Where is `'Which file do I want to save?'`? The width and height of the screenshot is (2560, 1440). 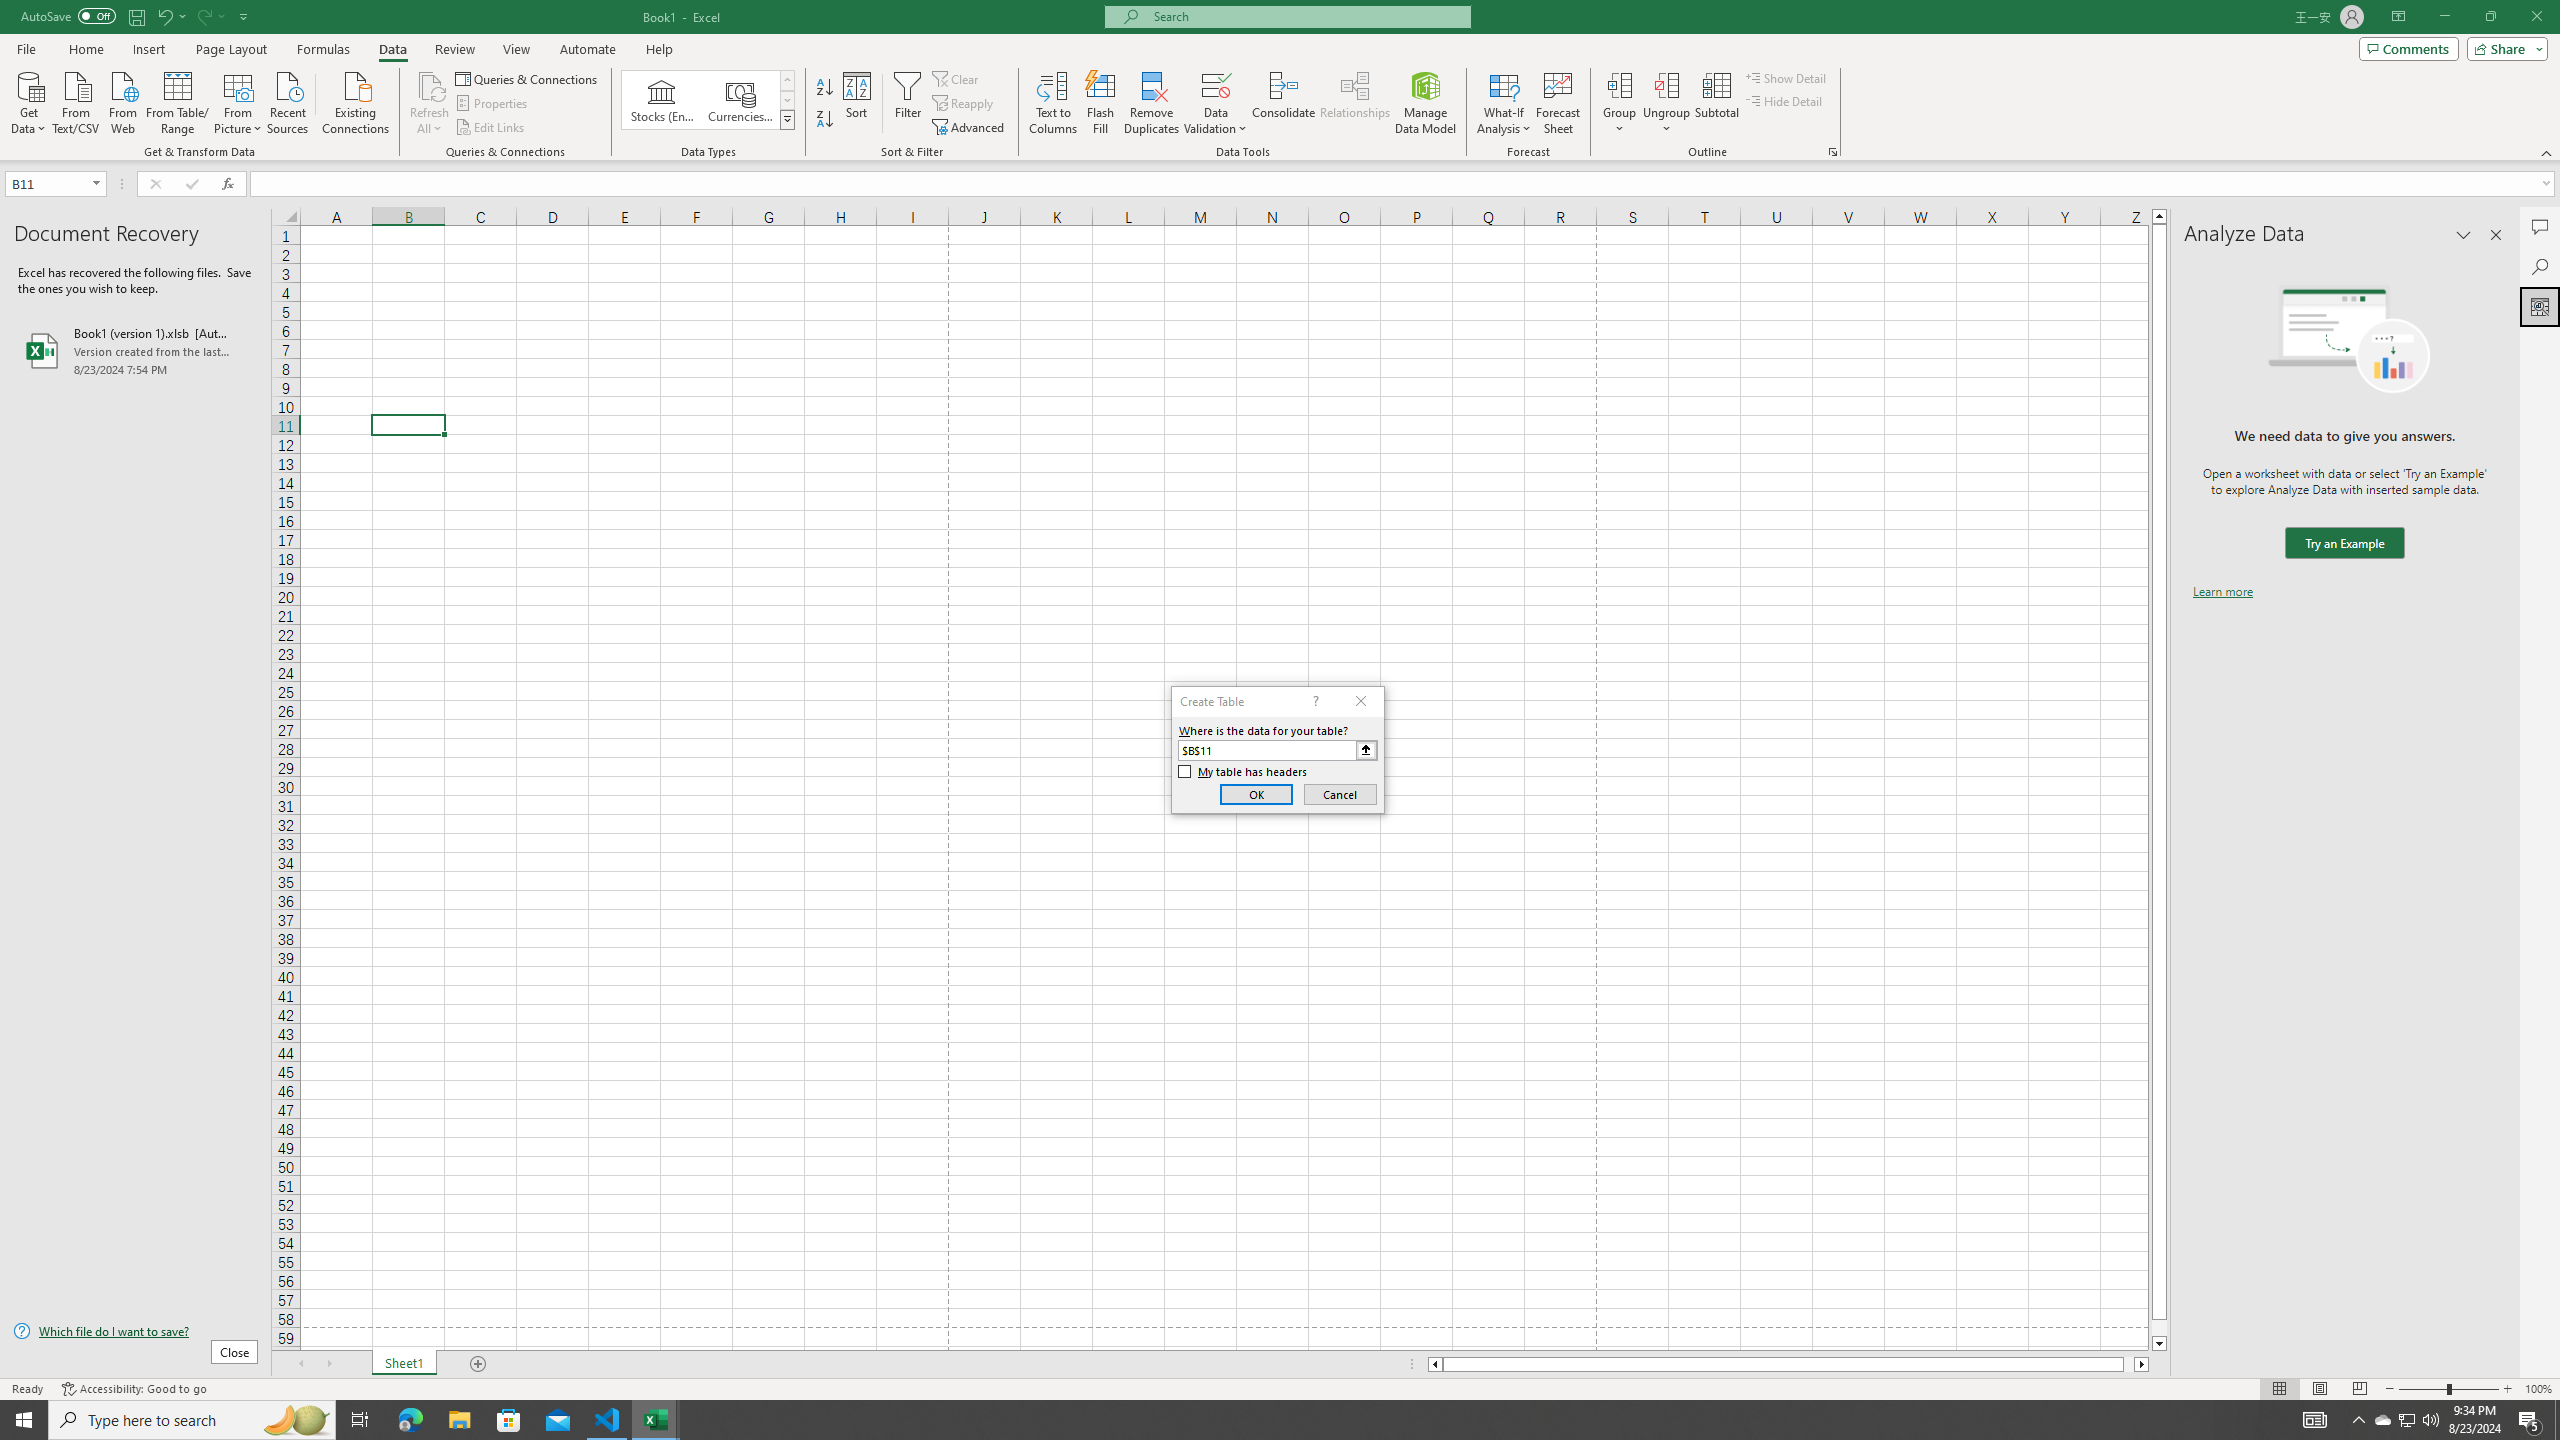
'Which file do I want to save?' is located at coordinates (134, 1332).